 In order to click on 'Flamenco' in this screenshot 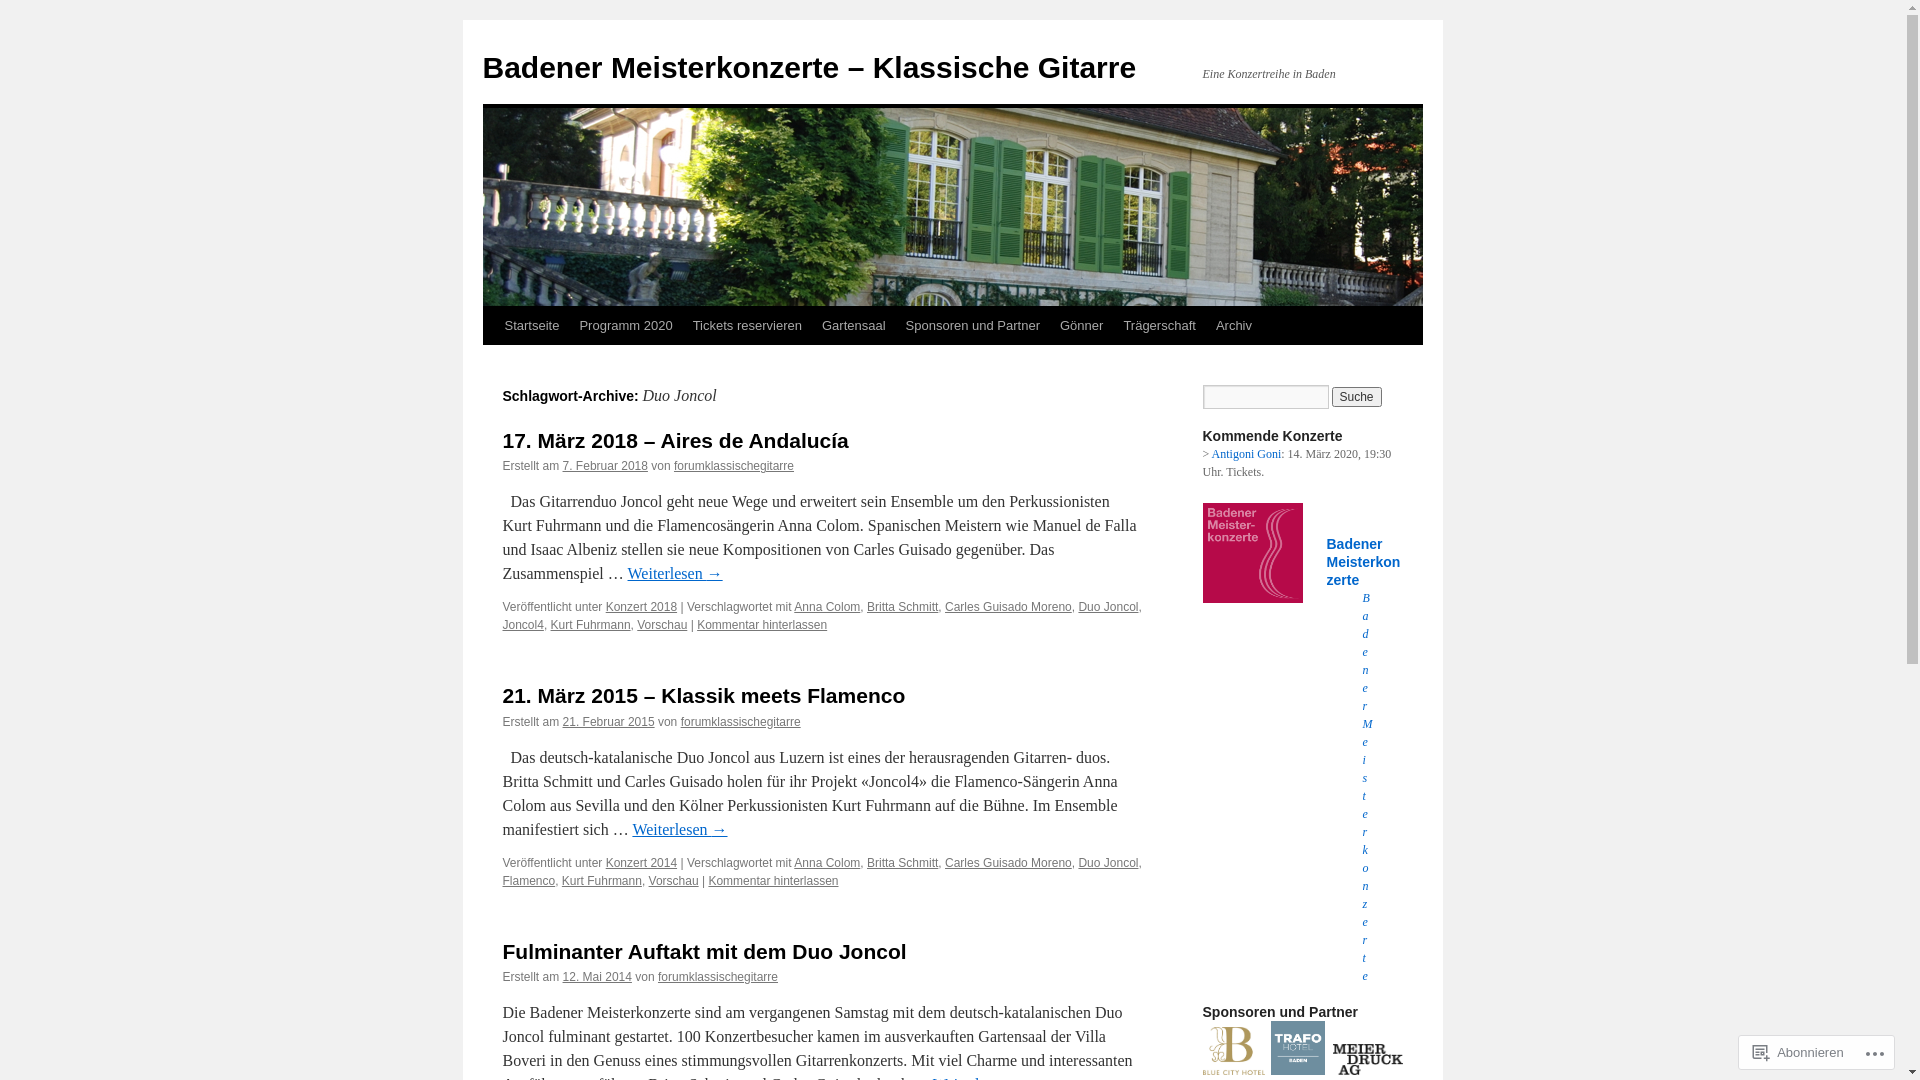, I will do `click(502, 879)`.